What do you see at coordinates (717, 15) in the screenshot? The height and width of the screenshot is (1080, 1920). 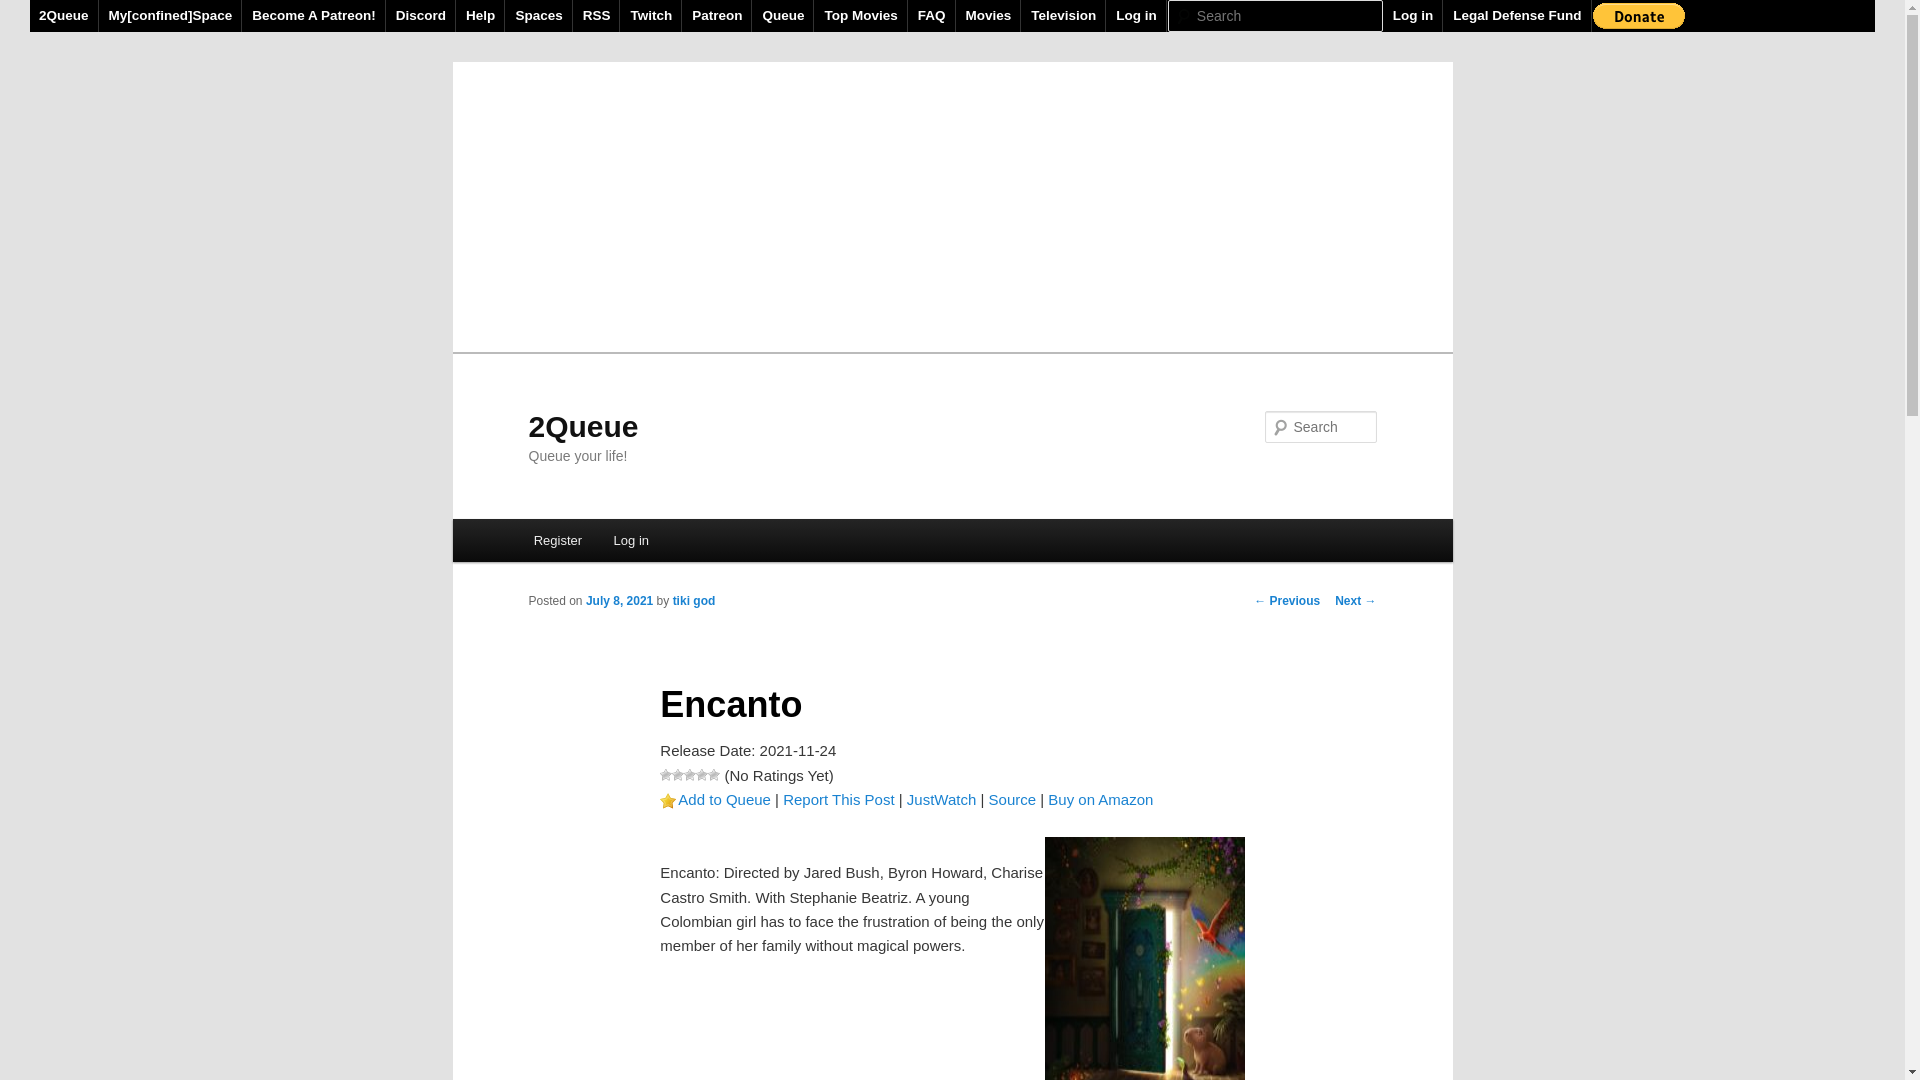 I see `'Patreon'` at bounding box center [717, 15].